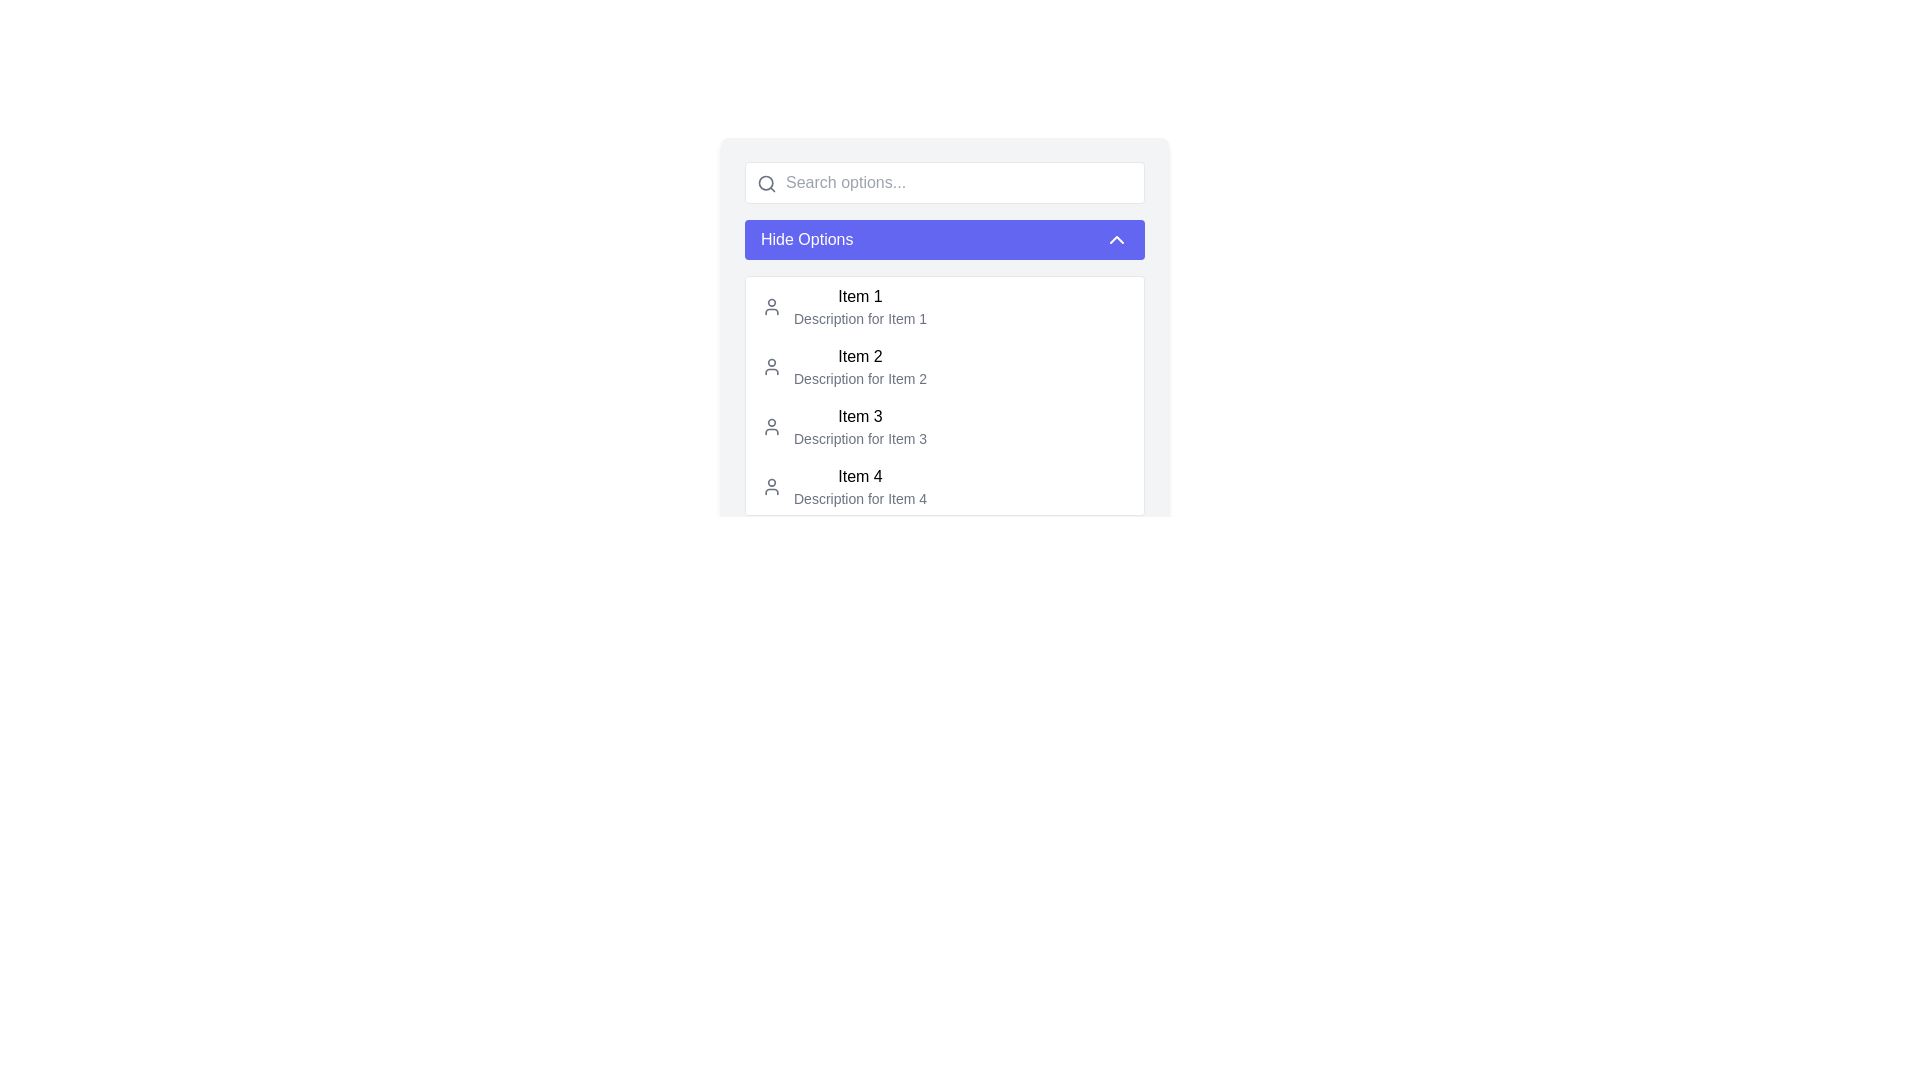 Image resolution: width=1920 pixels, height=1080 pixels. What do you see at coordinates (944, 426) in the screenshot?
I see `the third item` at bounding box center [944, 426].